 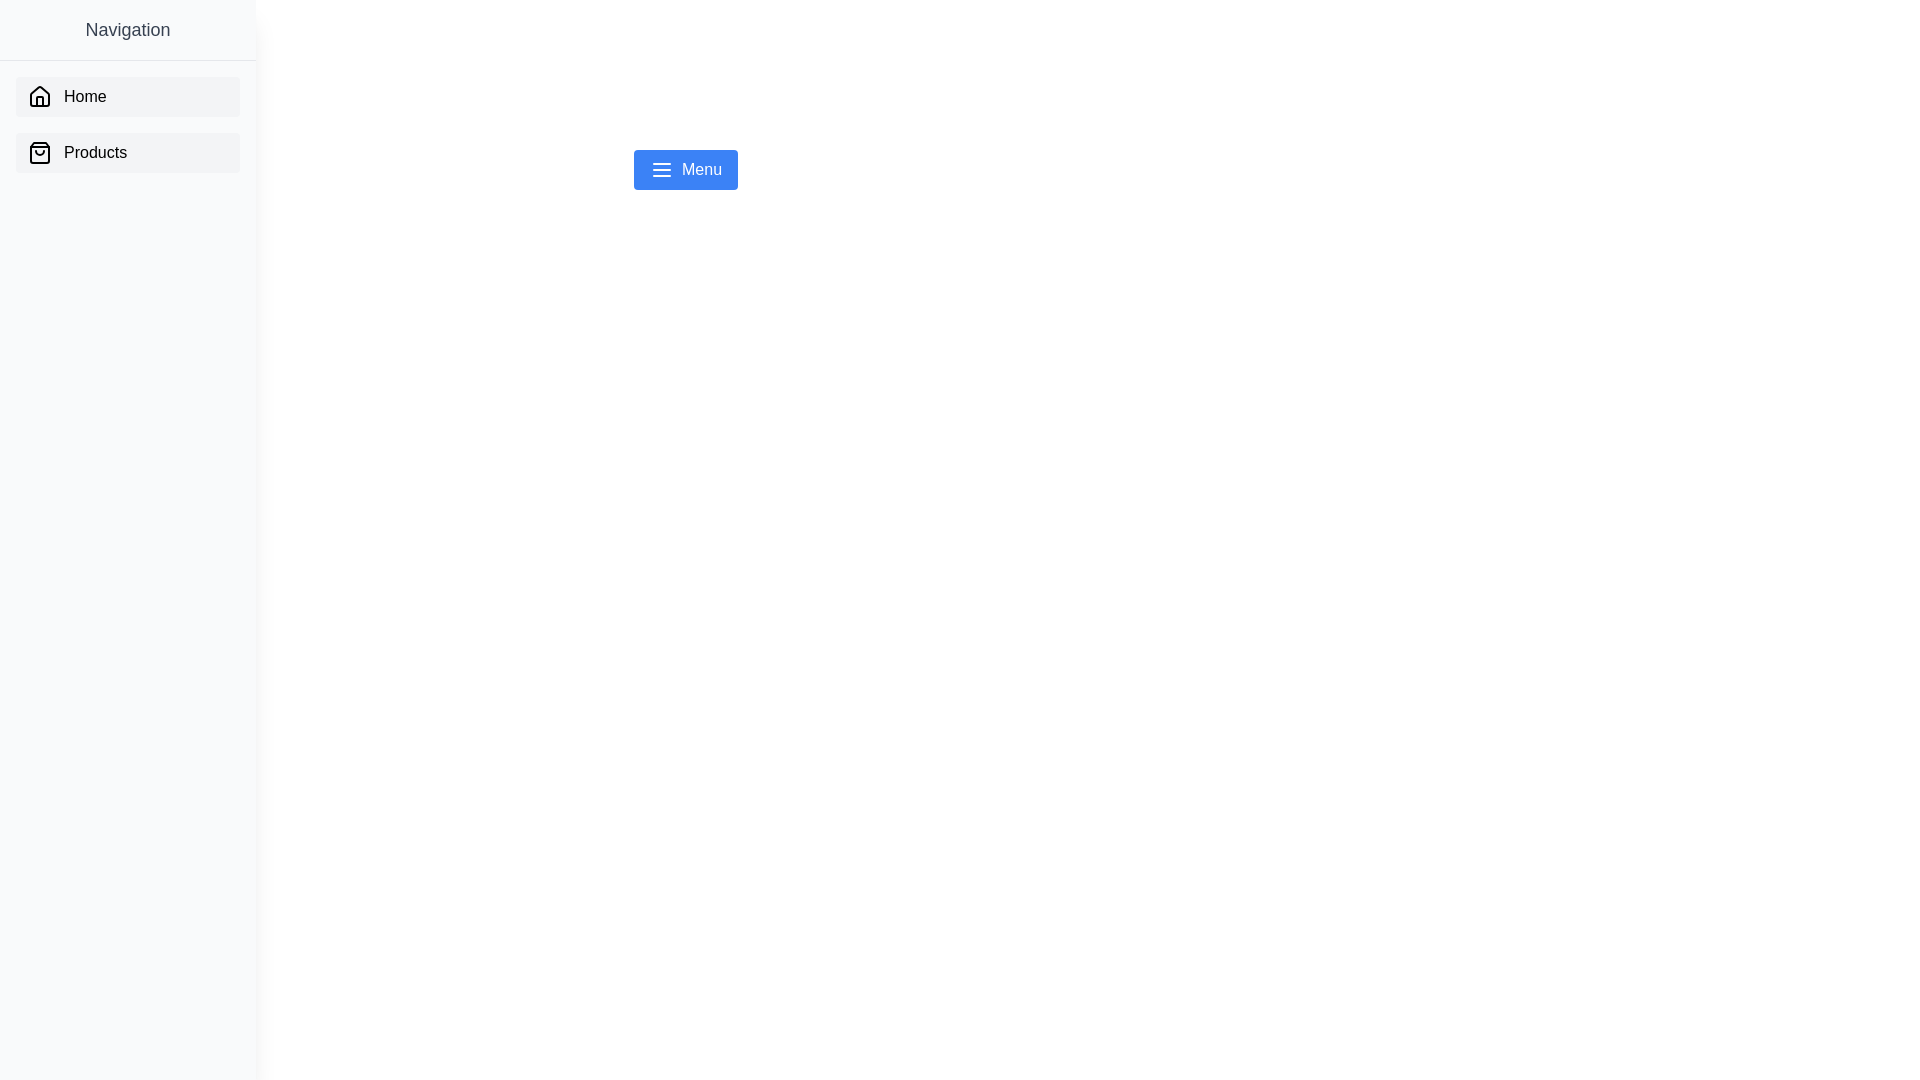 What do you see at coordinates (127, 30) in the screenshot?
I see `the 'Navigation' label in the drawer` at bounding box center [127, 30].